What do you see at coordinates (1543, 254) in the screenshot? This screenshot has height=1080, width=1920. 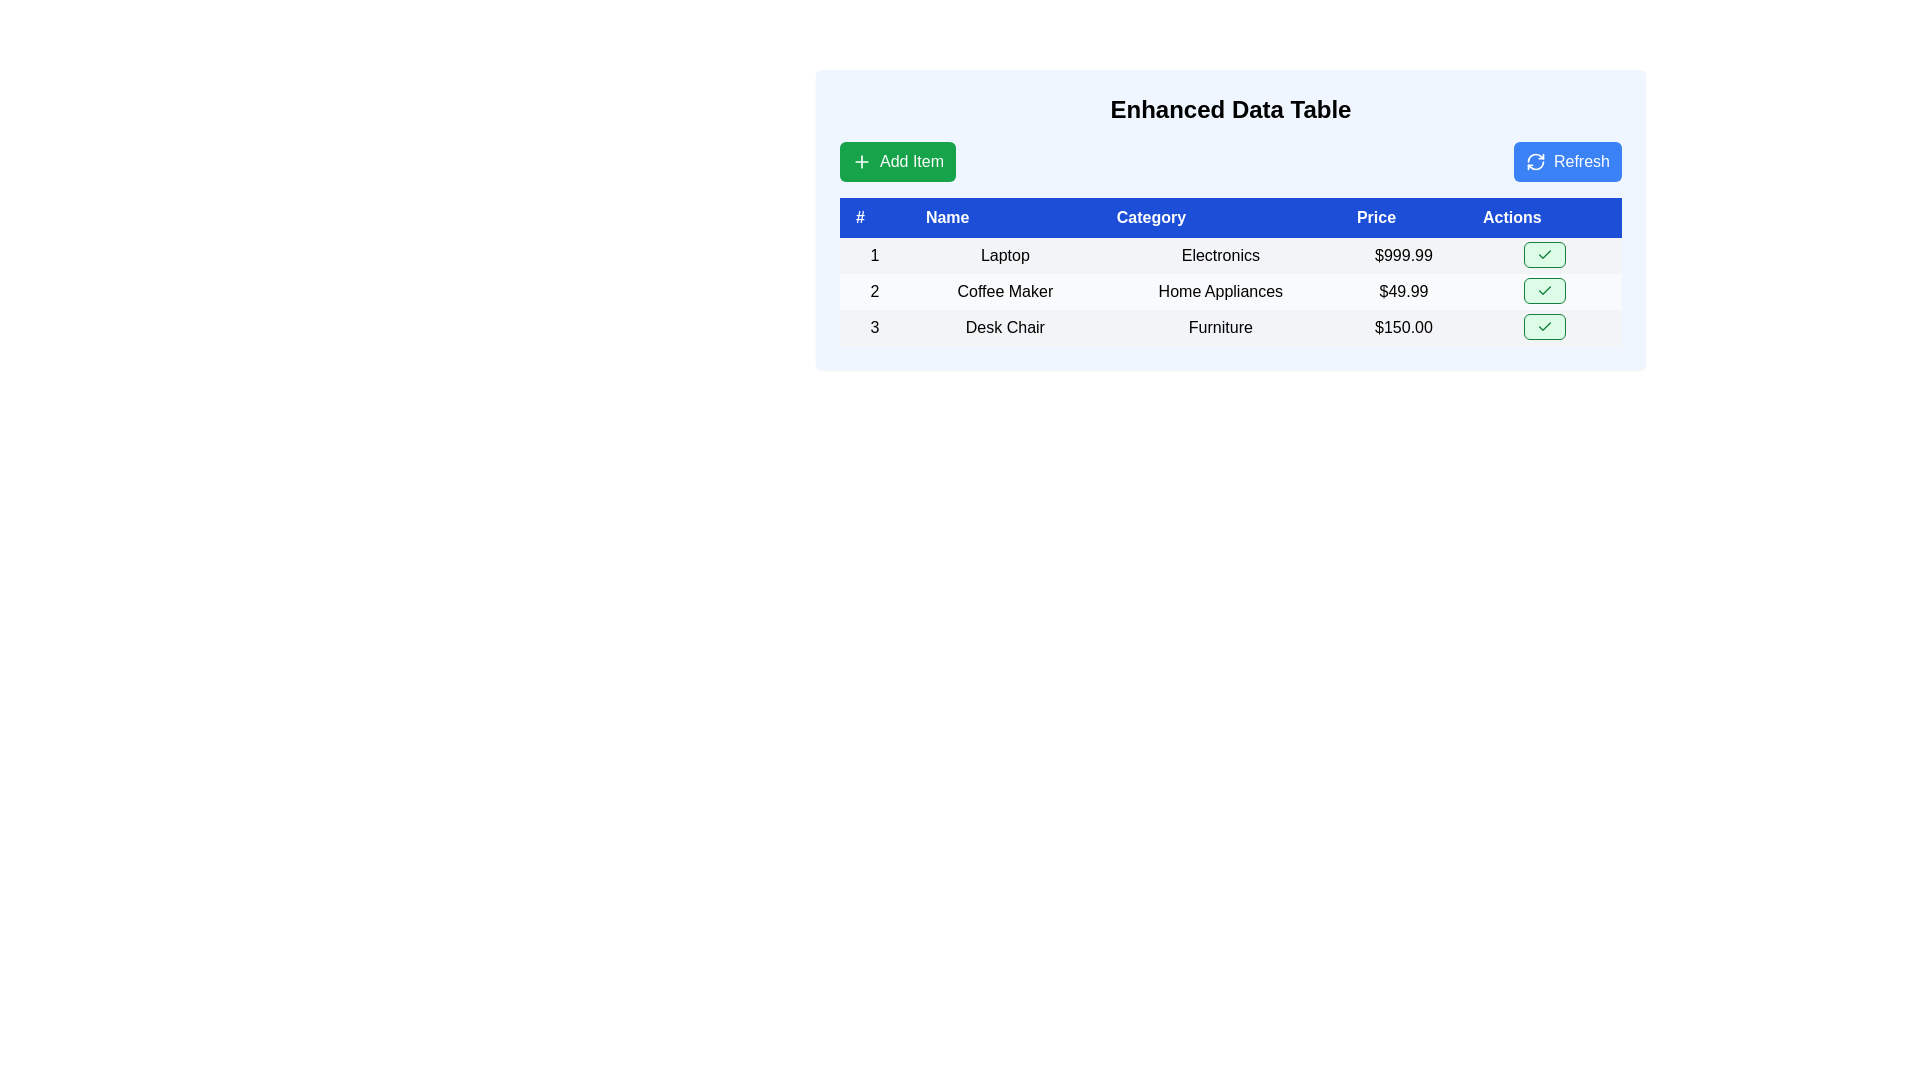 I see `the green button with a checkmark icon located in the 'Actions' column of the first row of the table, aligned with 'Laptop' and '$999.99'` at bounding box center [1543, 254].